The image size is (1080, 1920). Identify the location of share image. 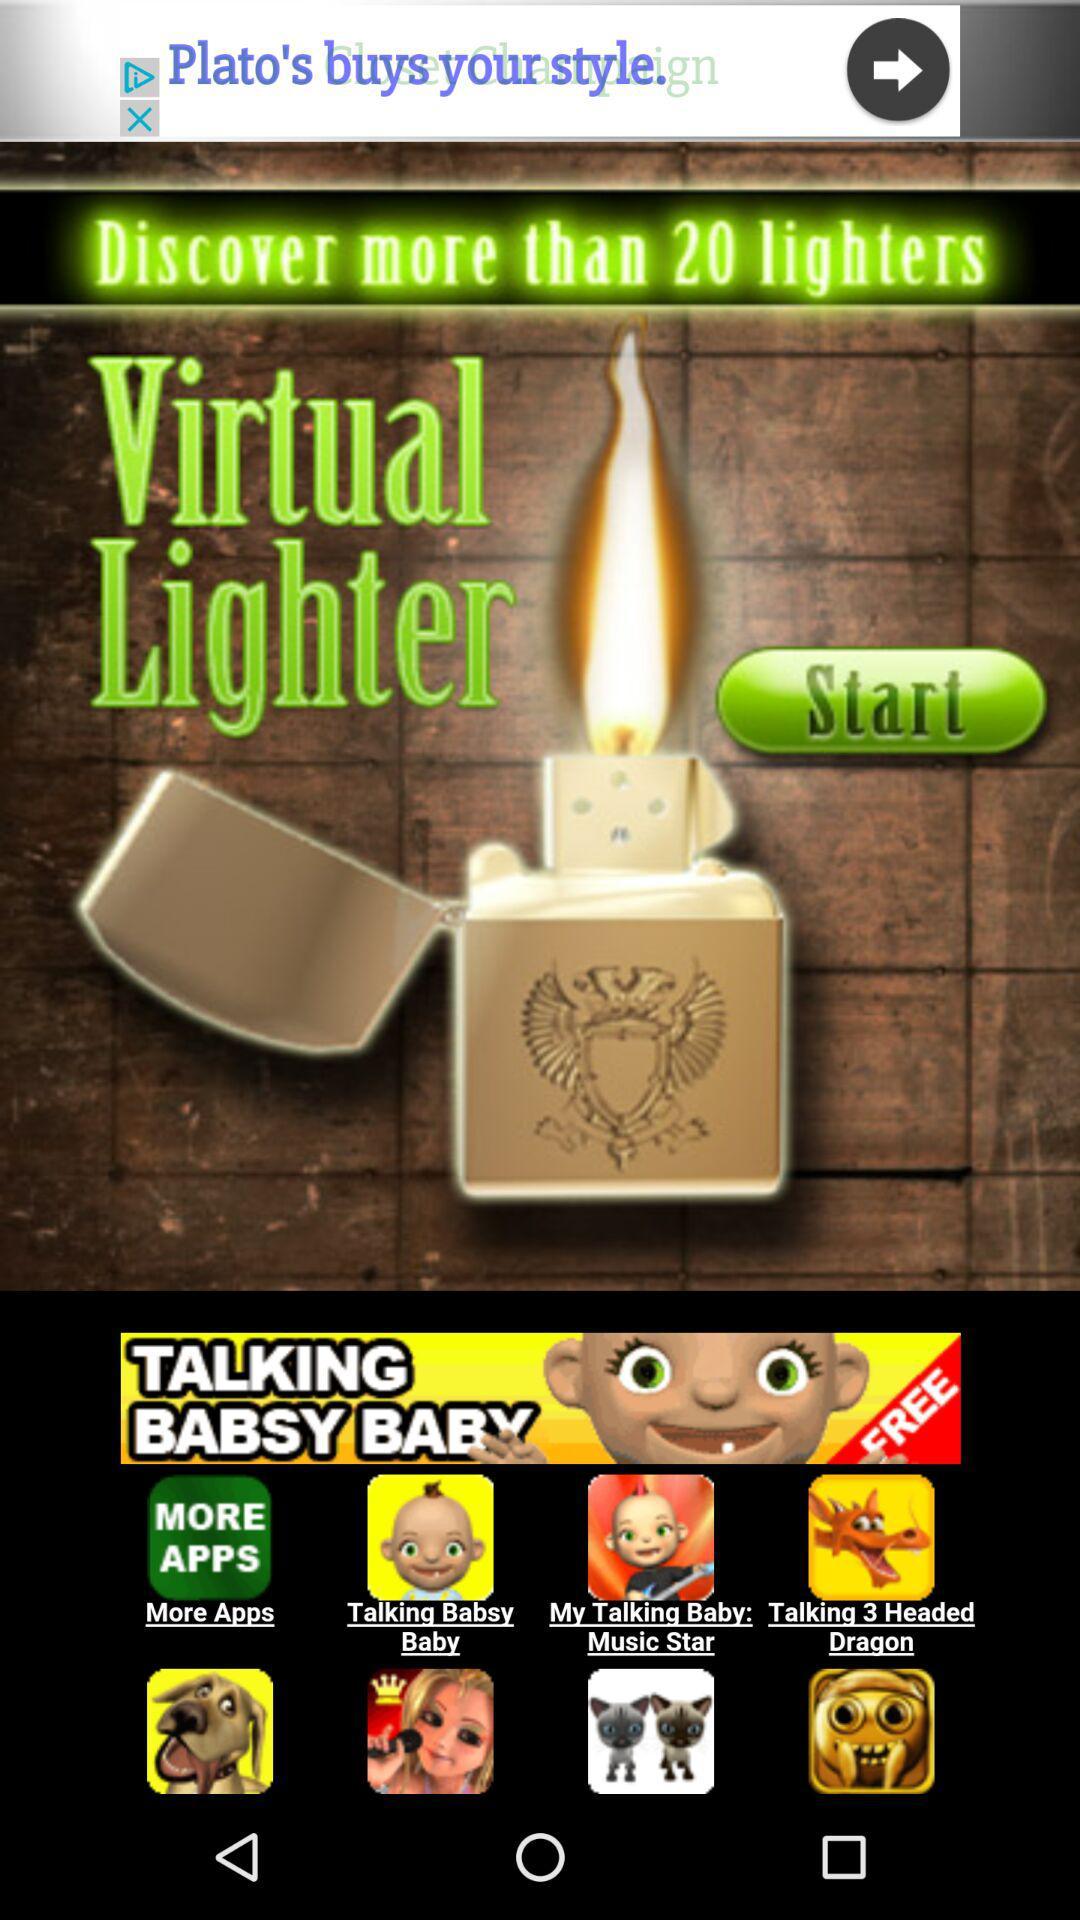
(540, 716).